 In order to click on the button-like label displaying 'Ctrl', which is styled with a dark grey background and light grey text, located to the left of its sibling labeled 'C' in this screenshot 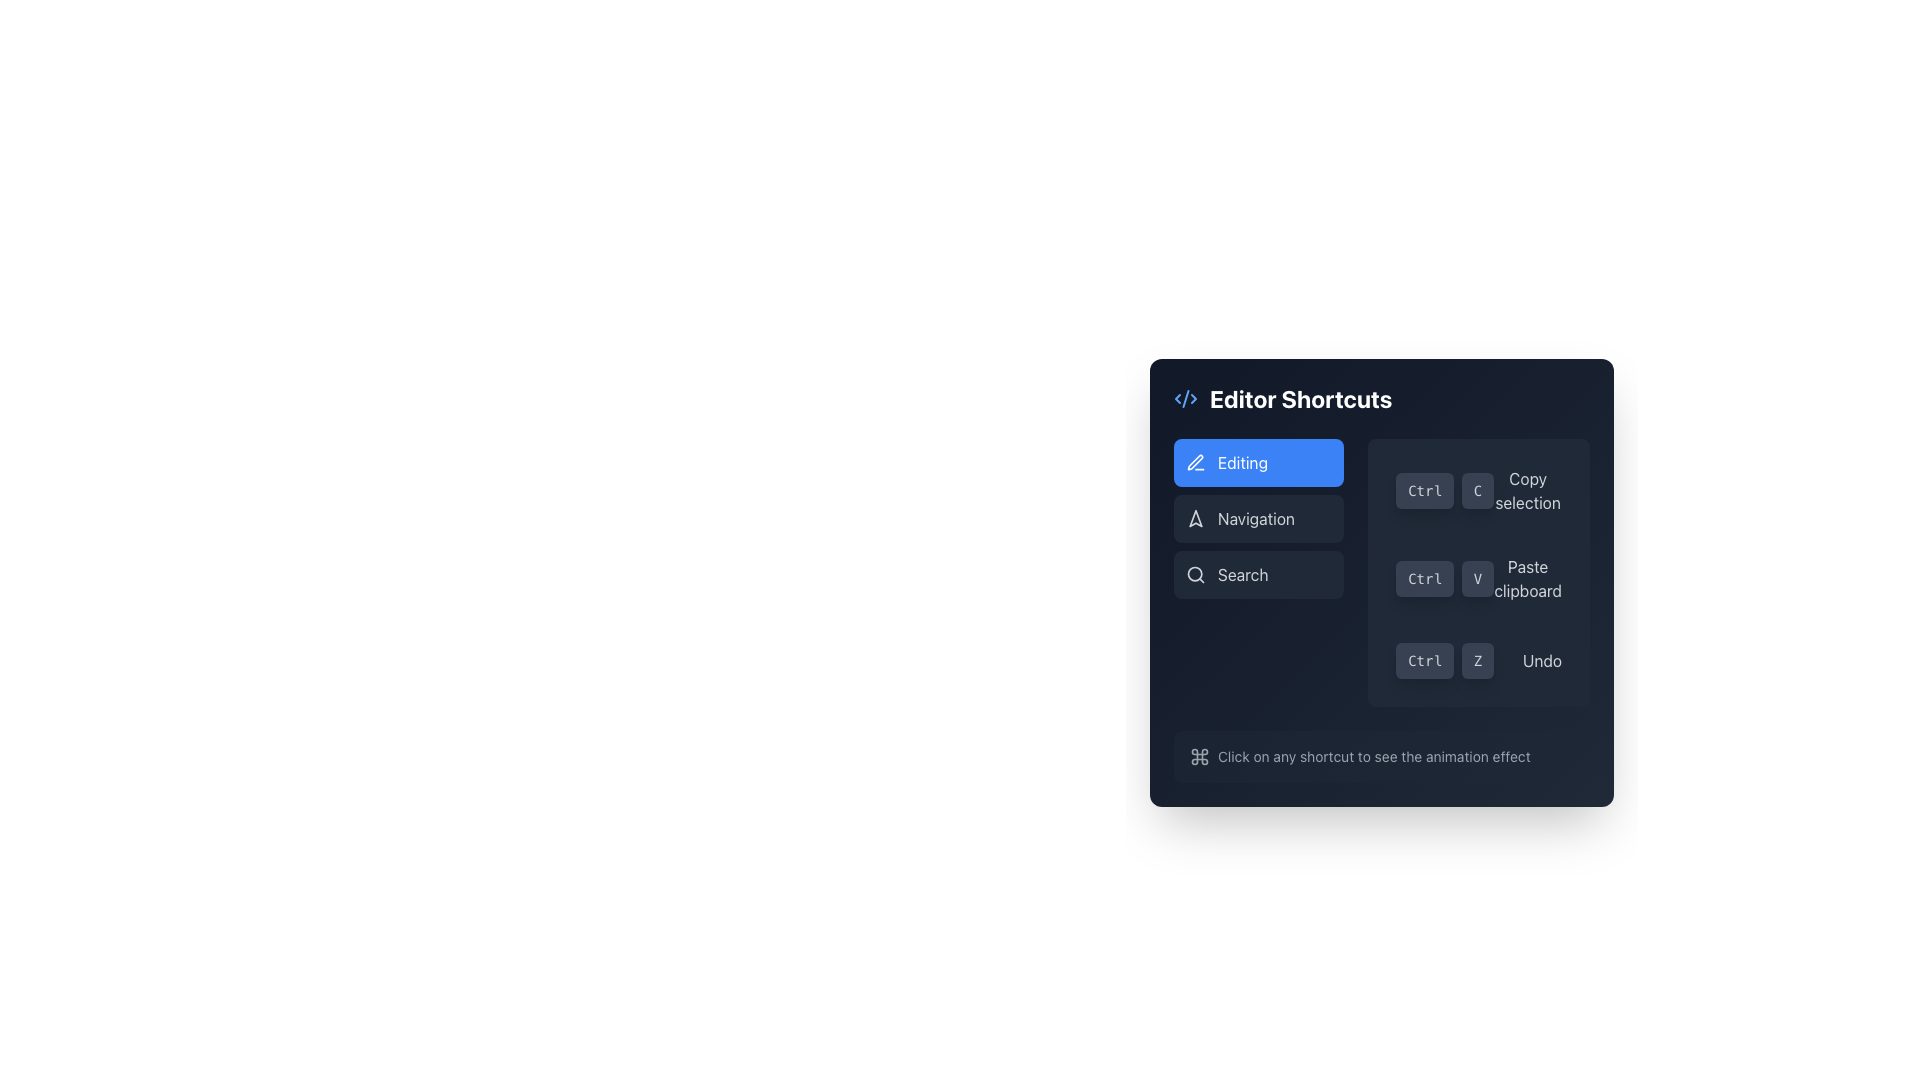, I will do `click(1424, 490)`.